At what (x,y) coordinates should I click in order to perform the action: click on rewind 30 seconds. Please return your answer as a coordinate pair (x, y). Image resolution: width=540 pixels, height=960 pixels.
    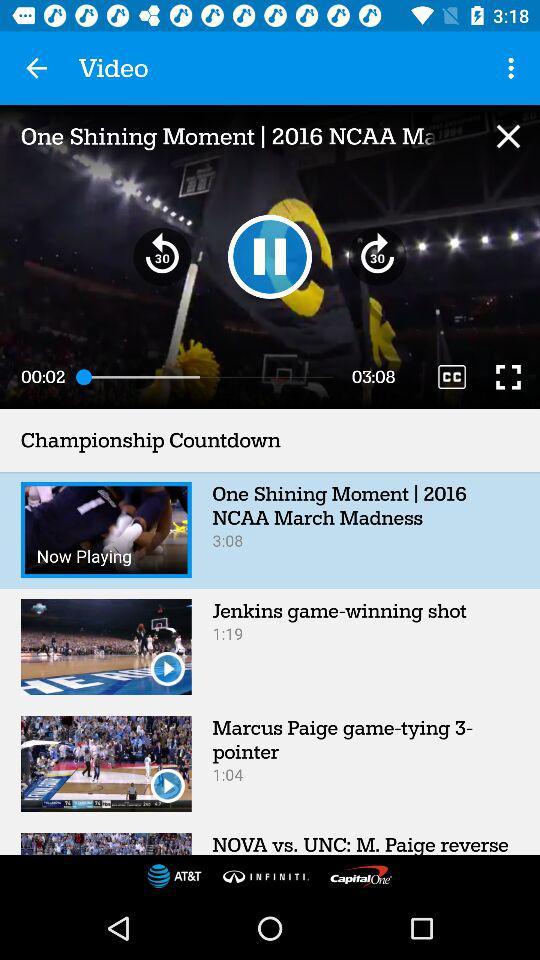
    Looking at the image, I should click on (161, 255).